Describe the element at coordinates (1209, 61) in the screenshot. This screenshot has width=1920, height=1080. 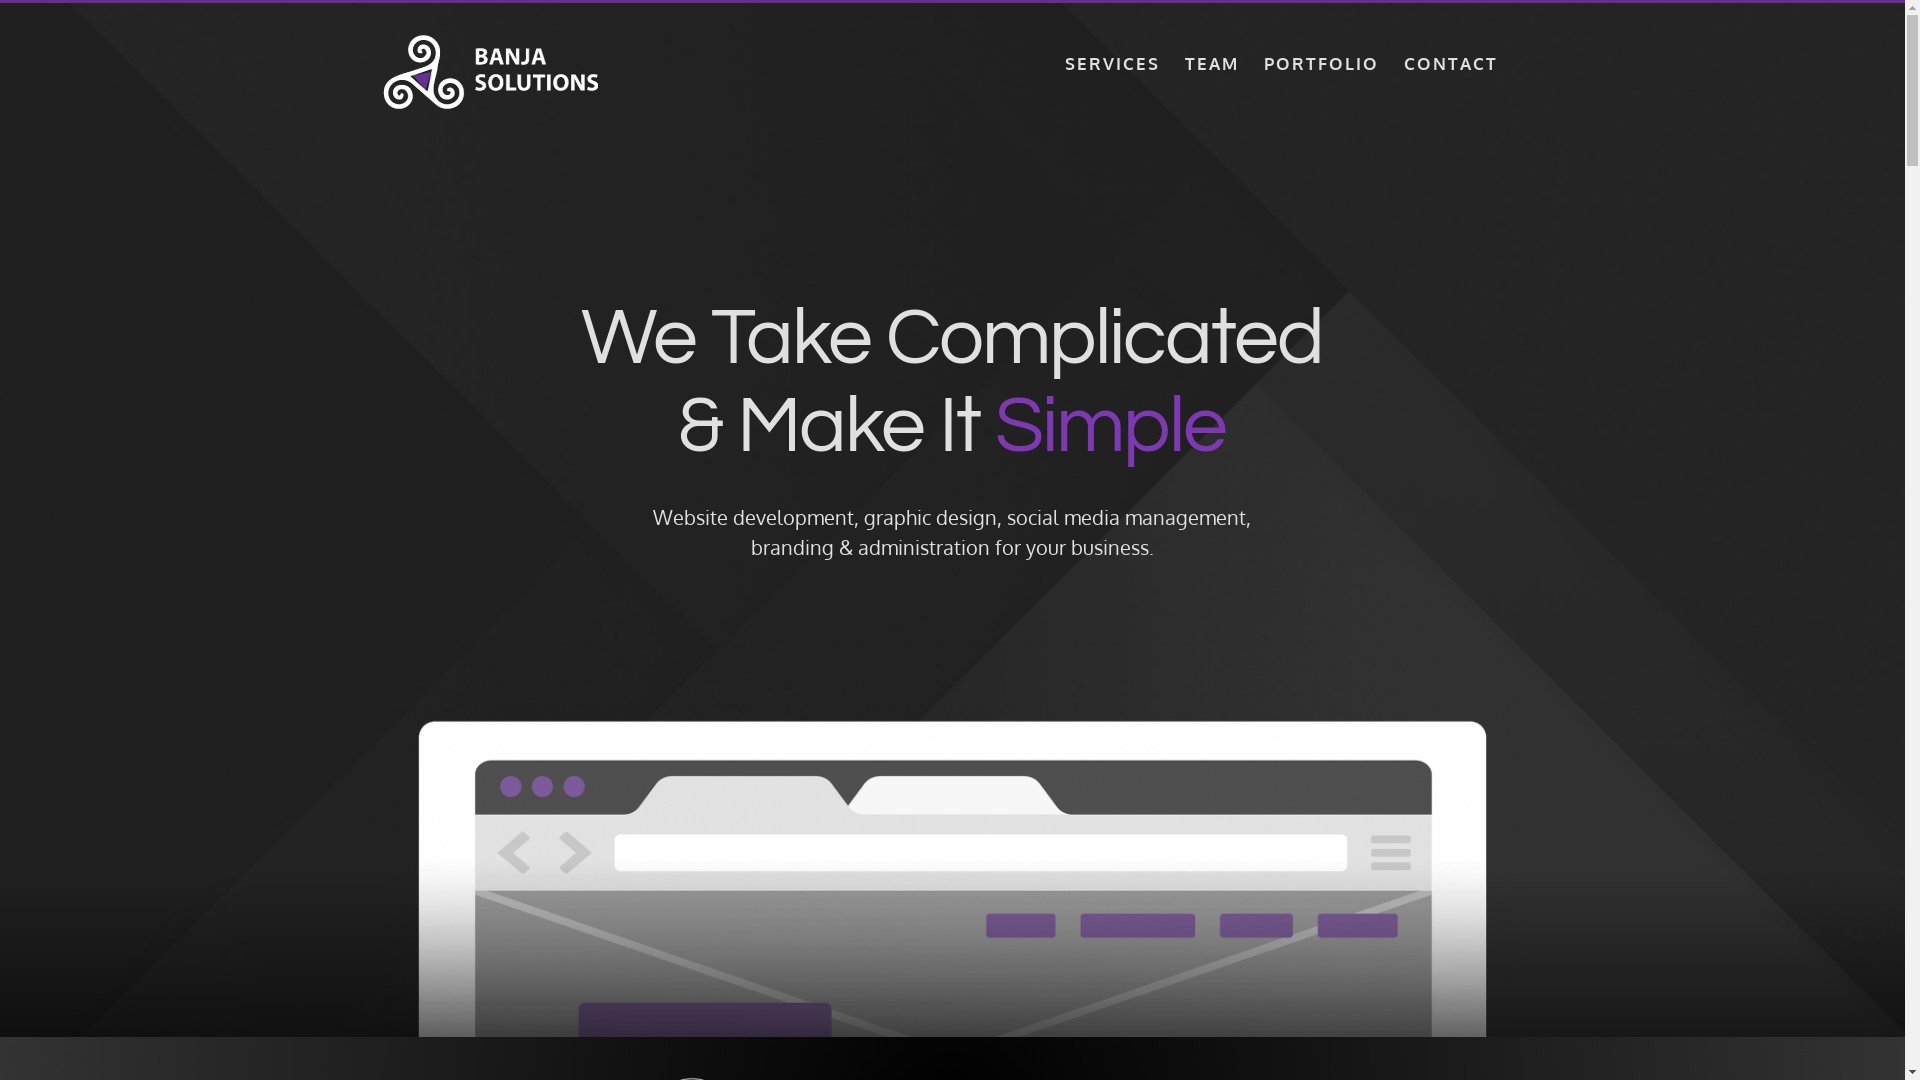
I see `'TEAM'` at that location.